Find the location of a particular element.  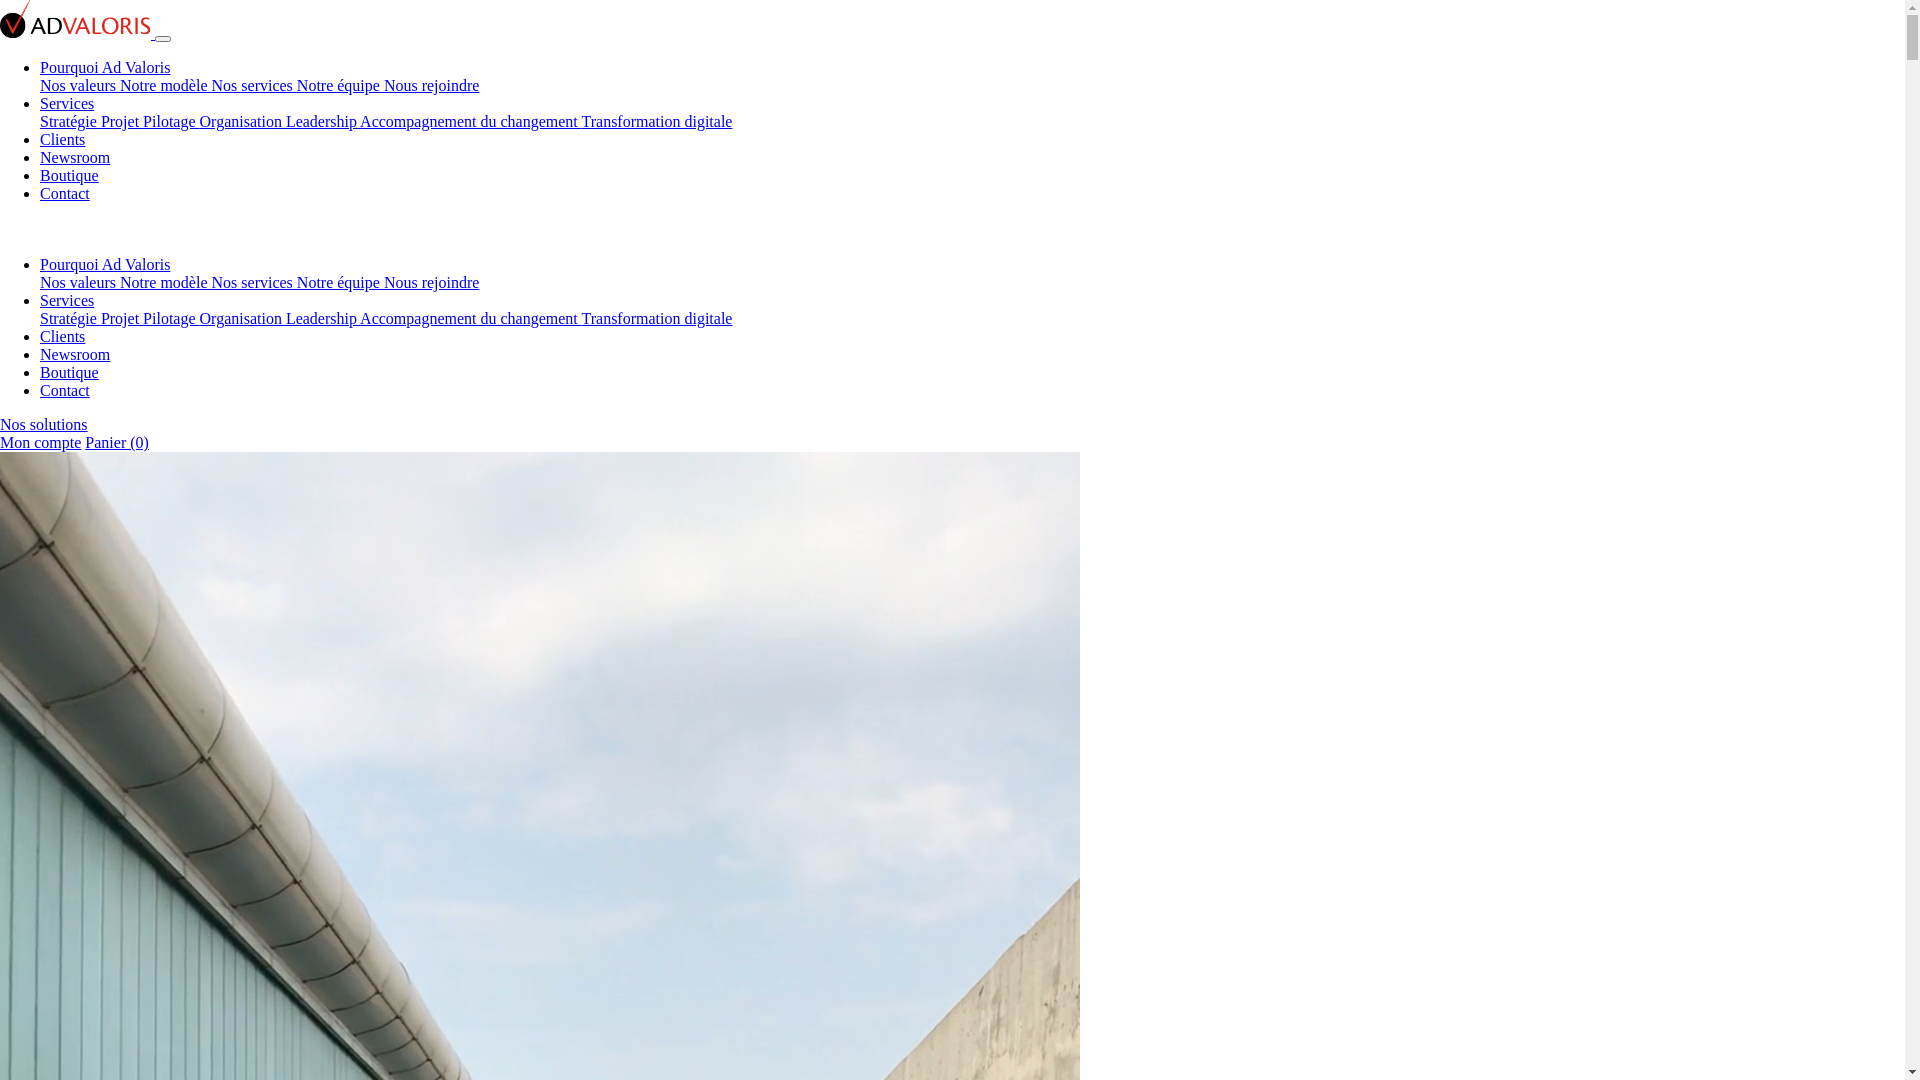

'Nous rejoindre' is located at coordinates (431, 84).